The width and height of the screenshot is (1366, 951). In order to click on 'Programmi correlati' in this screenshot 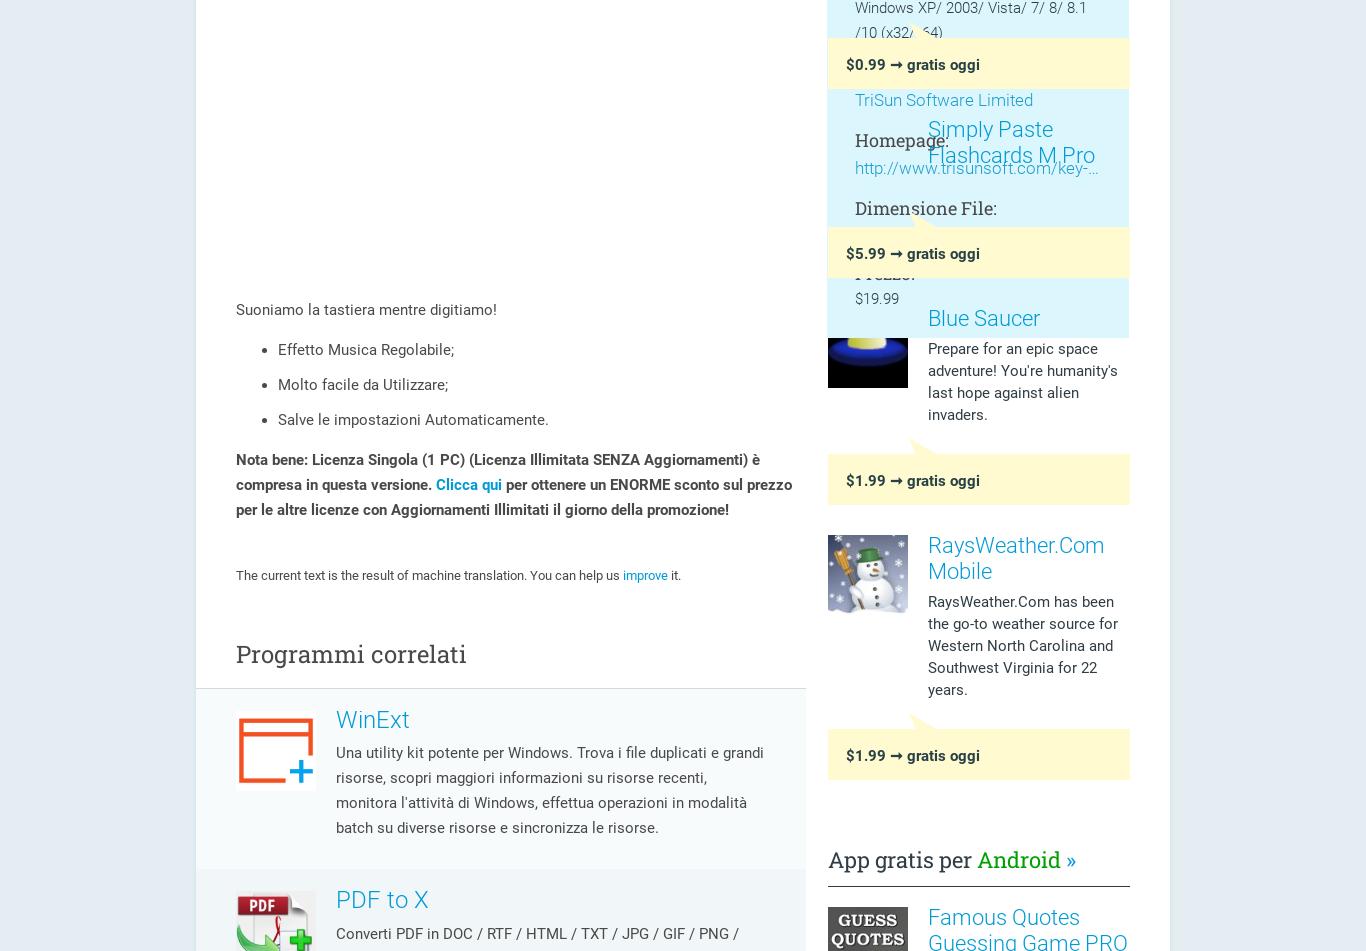, I will do `click(236, 651)`.